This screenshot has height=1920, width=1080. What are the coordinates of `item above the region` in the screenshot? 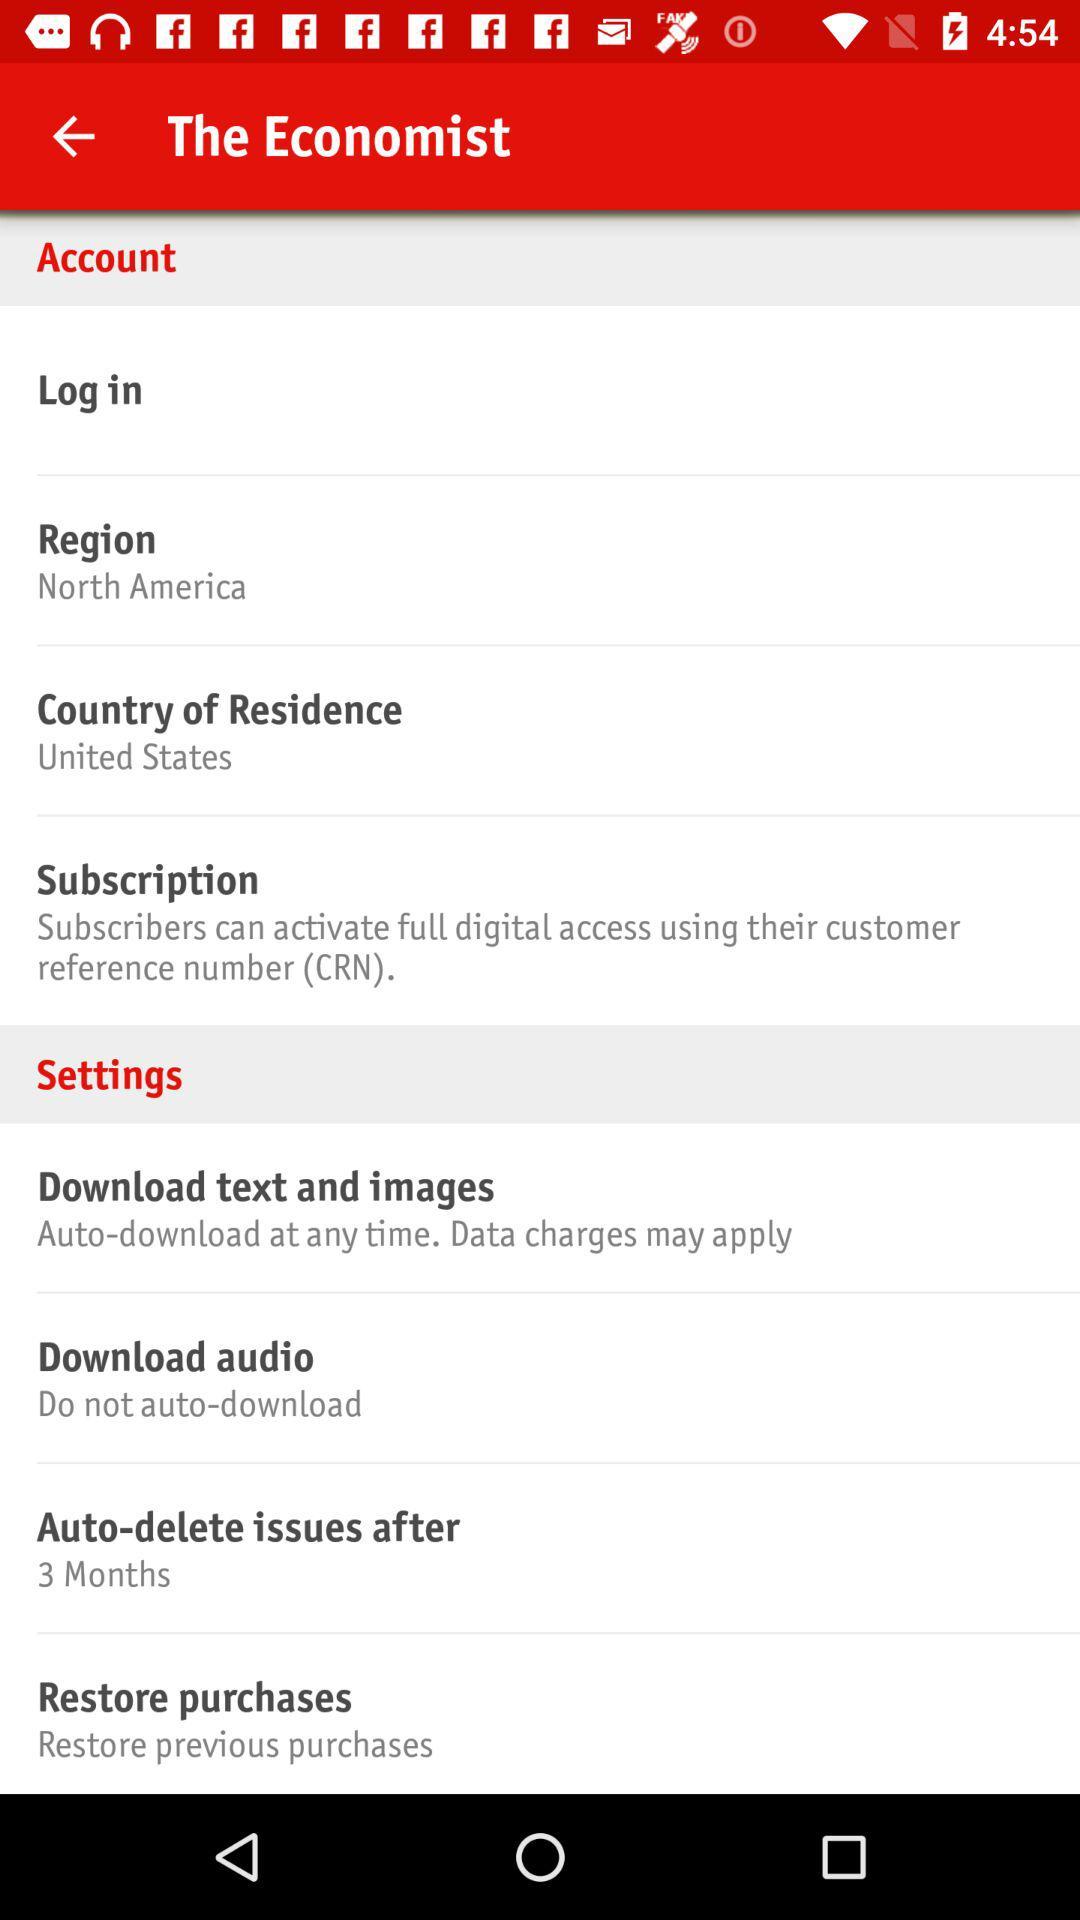 It's located at (536, 389).